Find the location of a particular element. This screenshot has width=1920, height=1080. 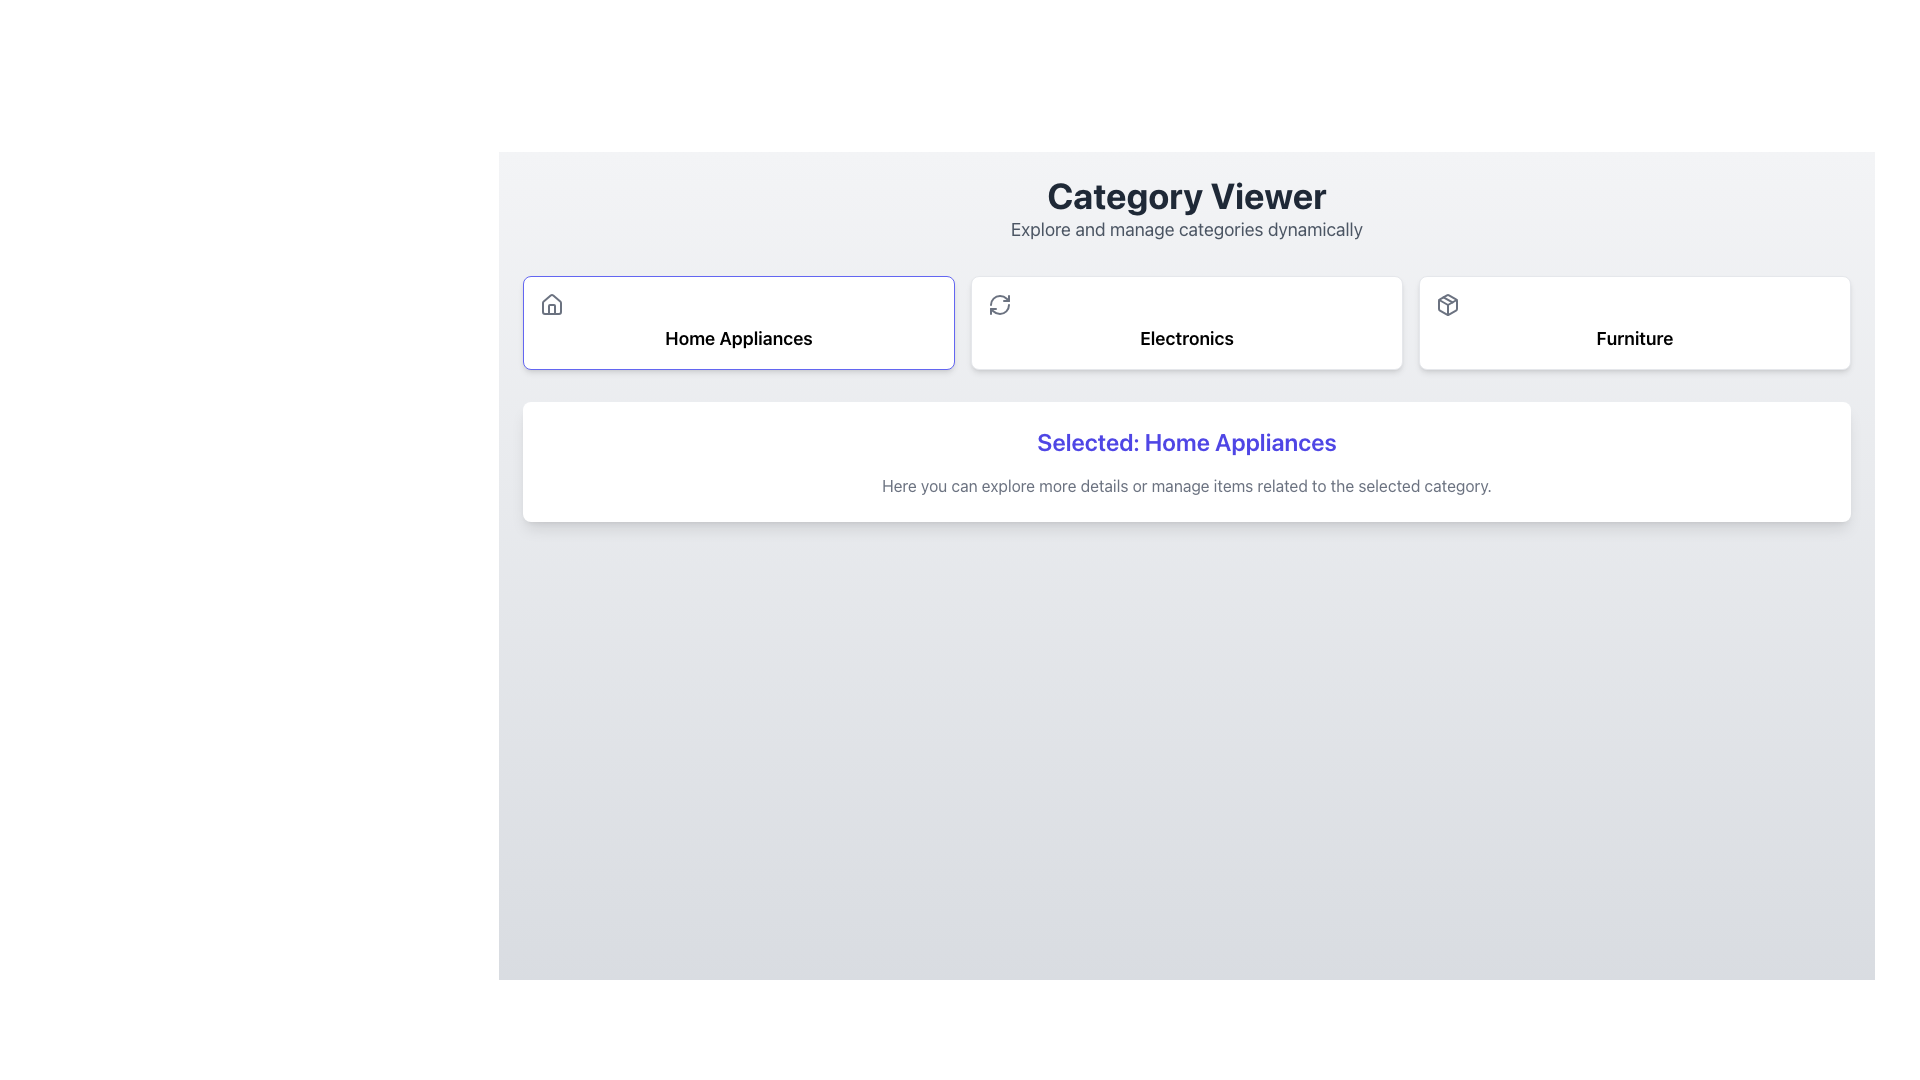

the static text label that reads 'Here you can explore more details or manage items related to the selected category.' which is positioned below the blue text 'Selected: Home Appliances' is located at coordinates (1186, 486).